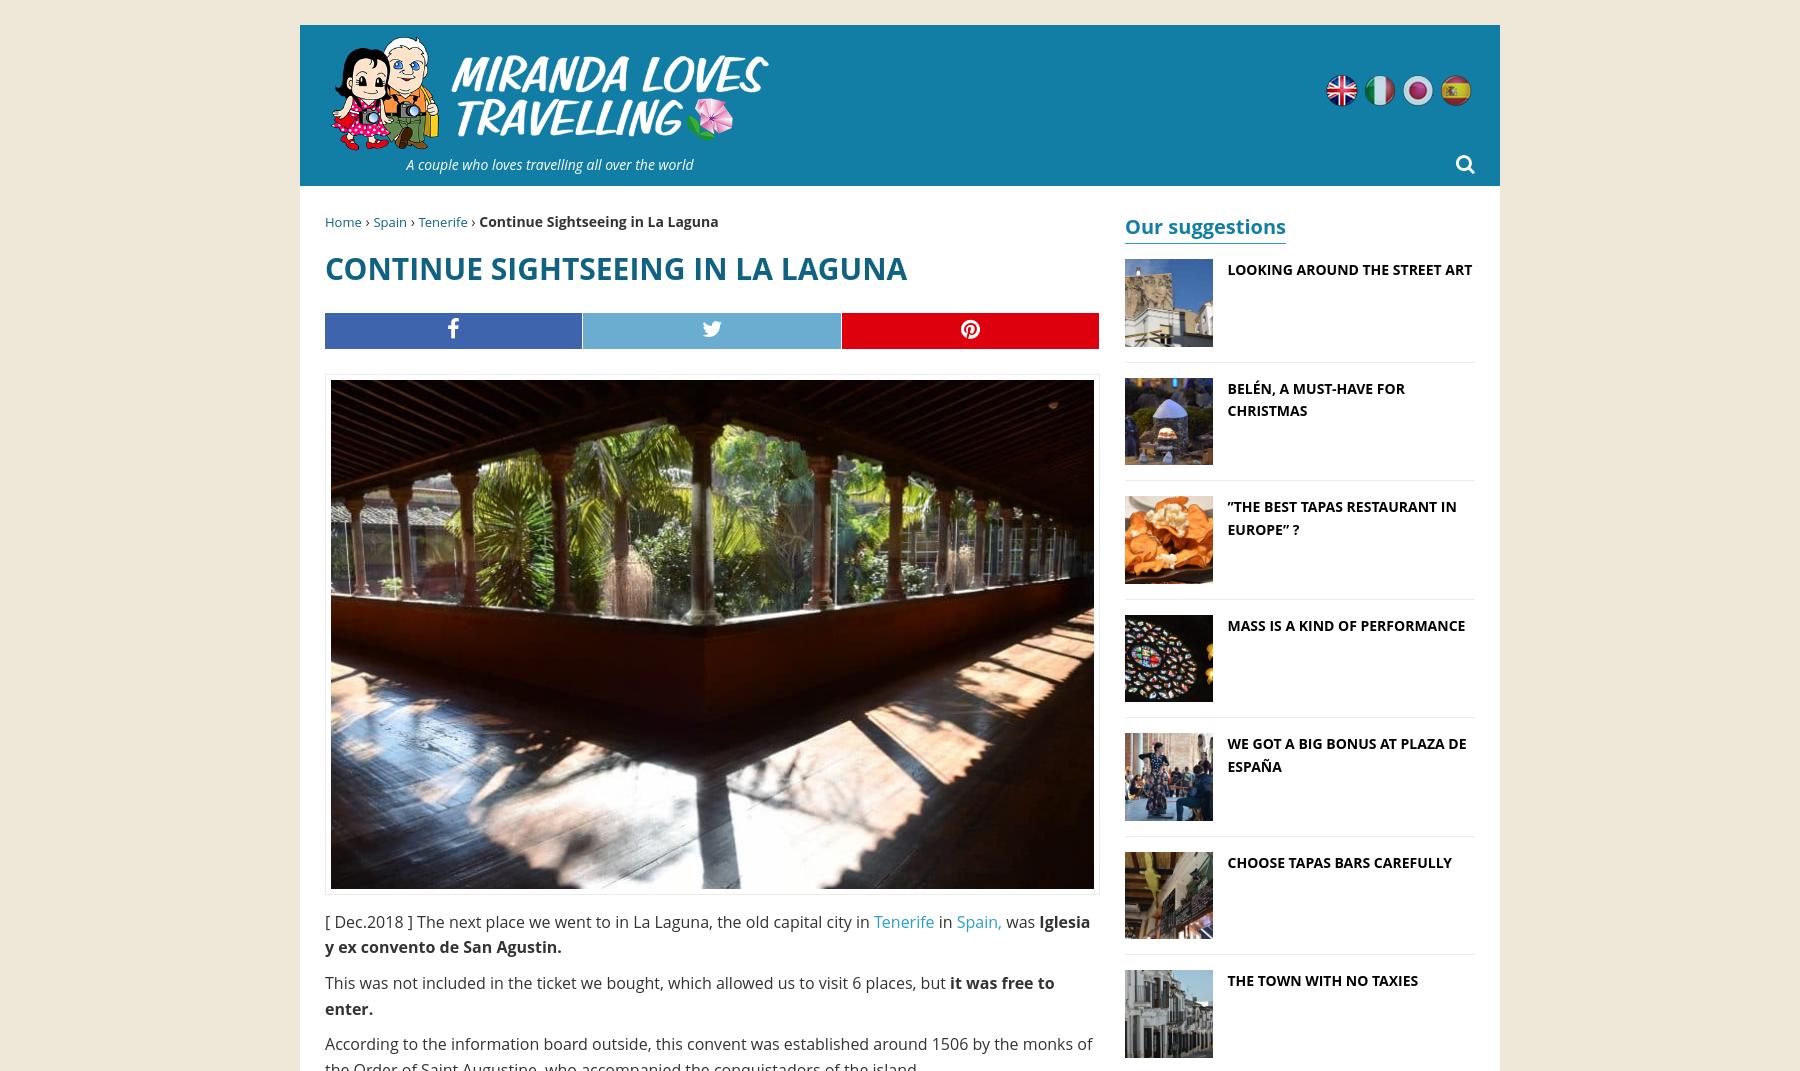 The image size is (1800, 1071). Describe the element at coordinates (390, 221) in the screenshot. I see `'Spain'` at that location.